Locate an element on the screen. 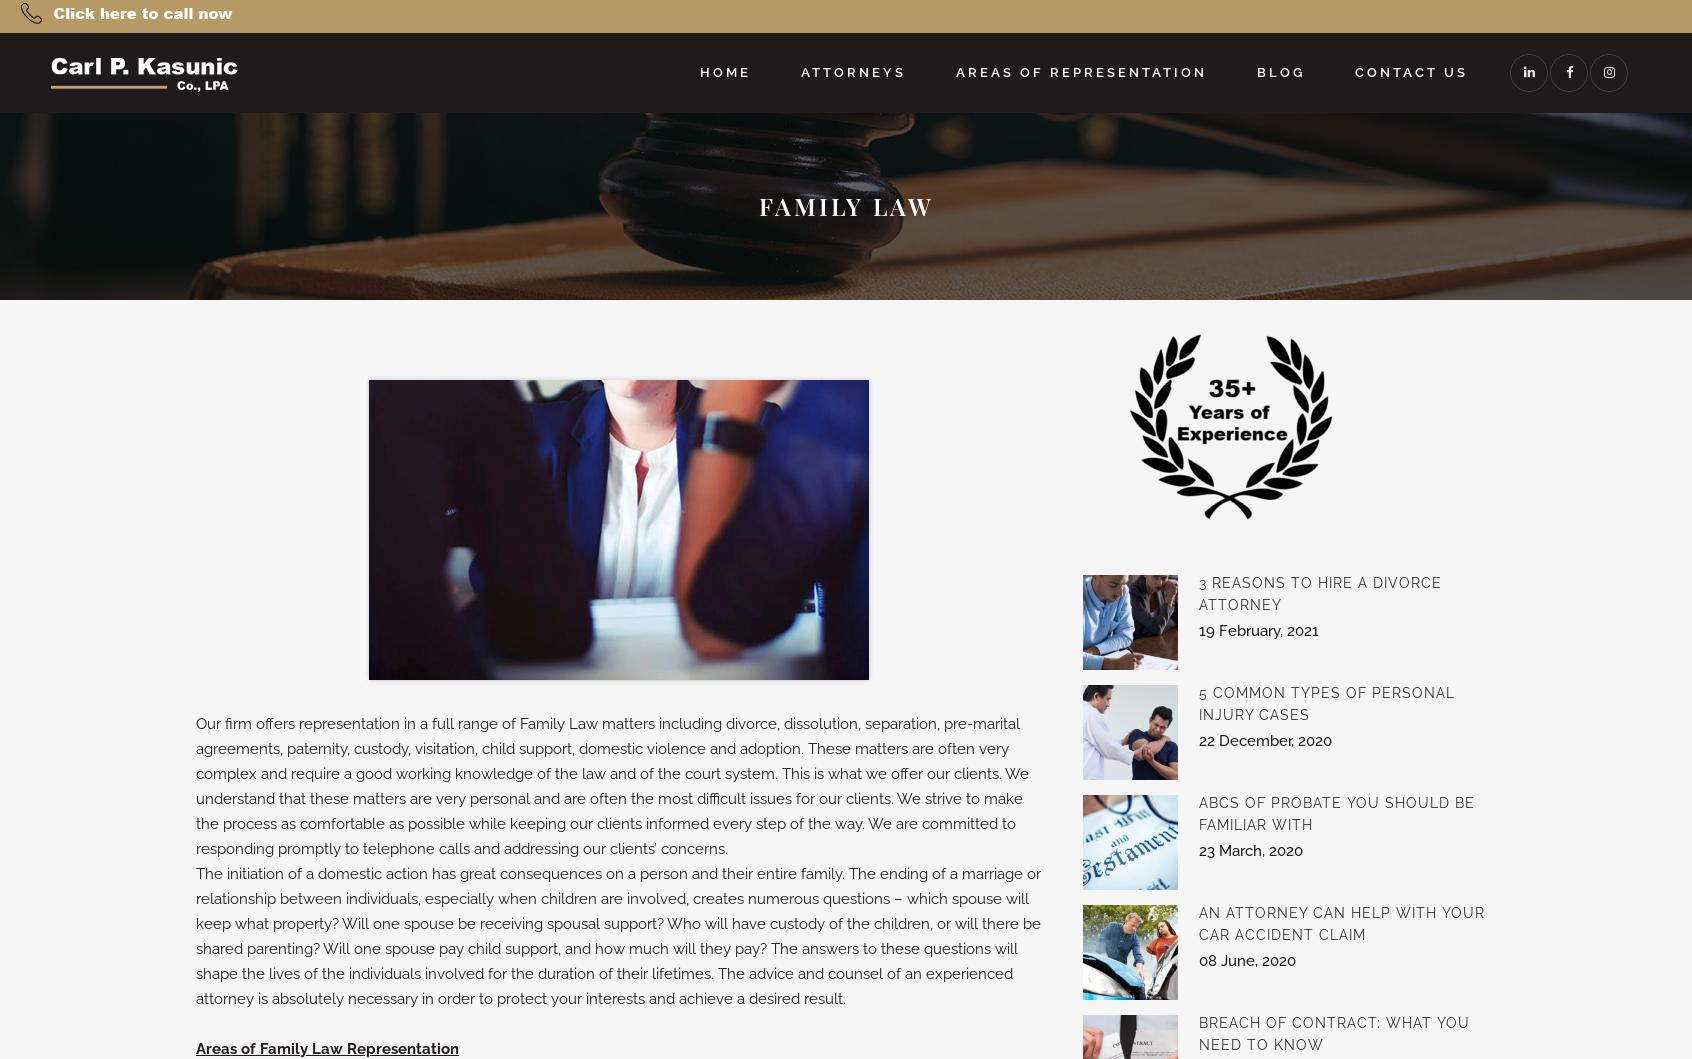 The width and height of the screenshot is (1692, 1059). '22 December, 2020' is located at coordinates (1264, 740).